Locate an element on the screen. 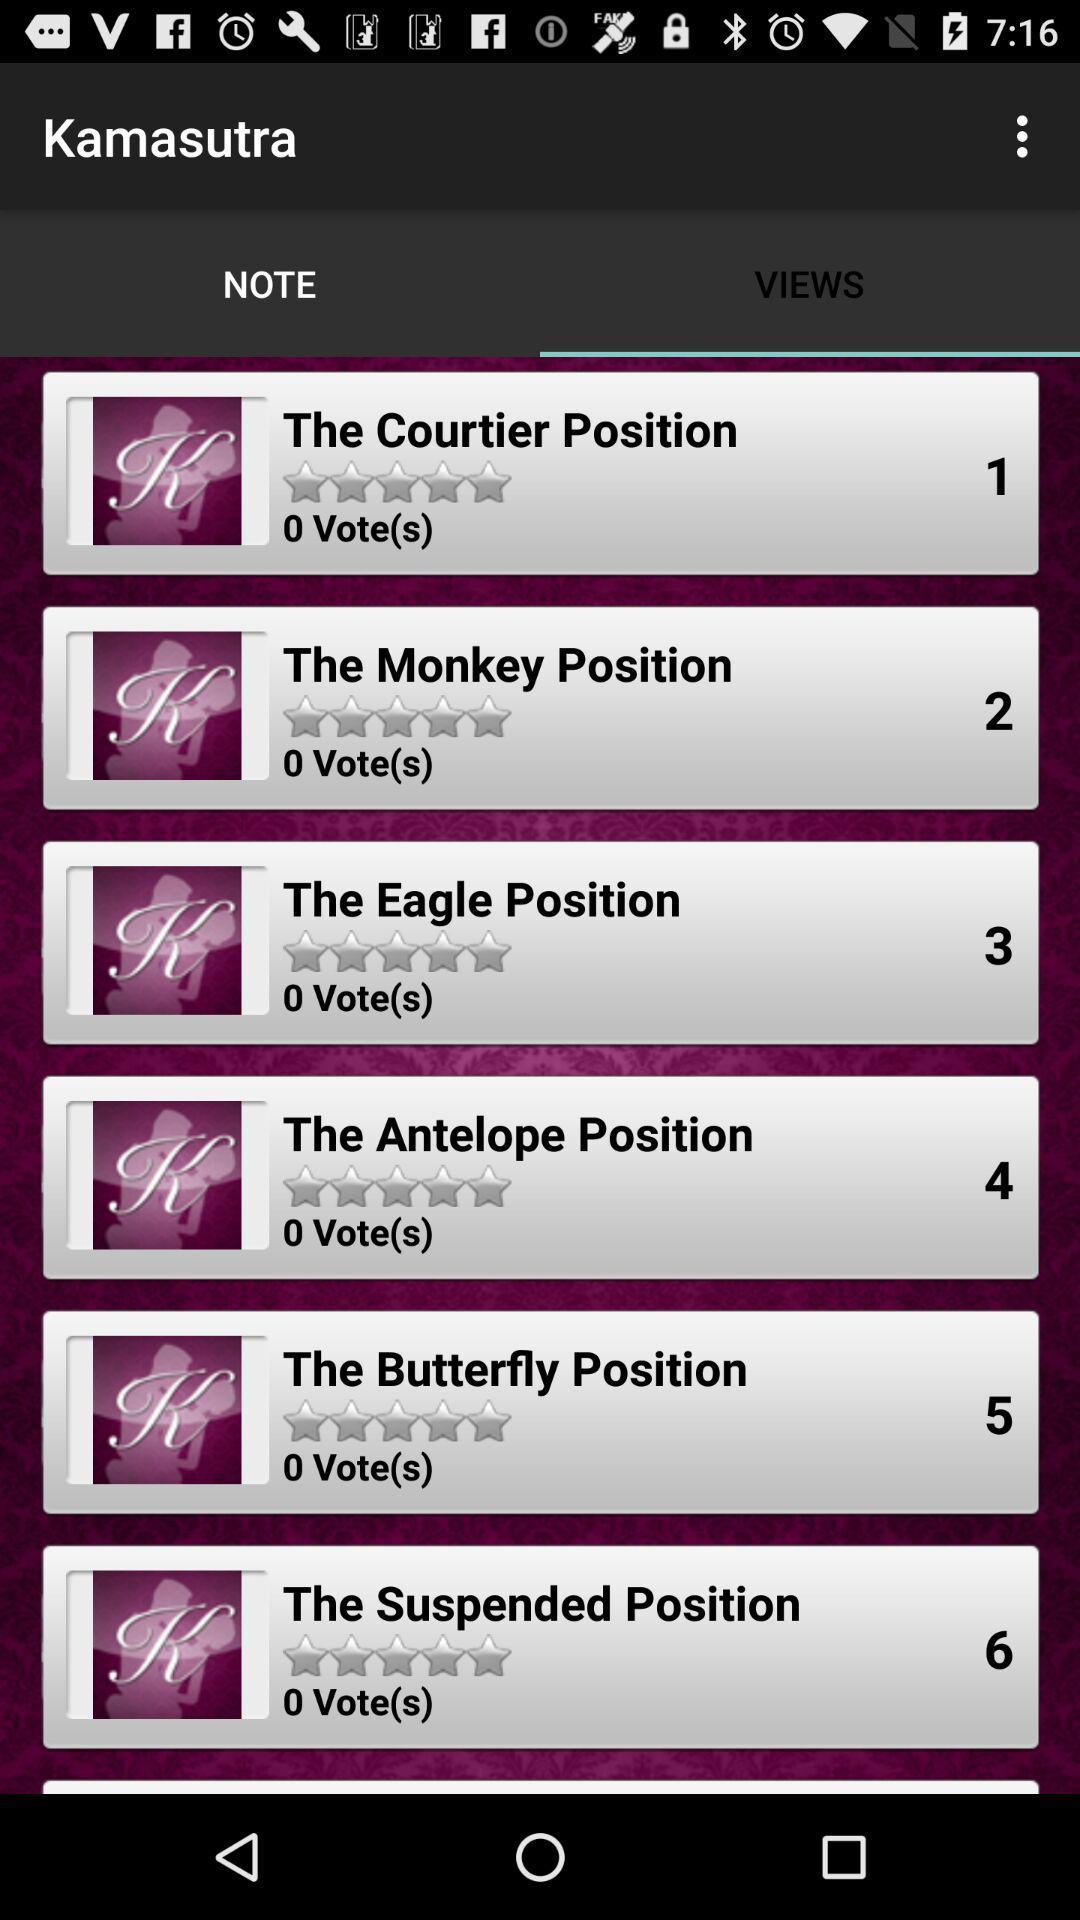 This screenshot has height=1920, width=1080. the icon above 3 icon is located at coordinates (999, 709).